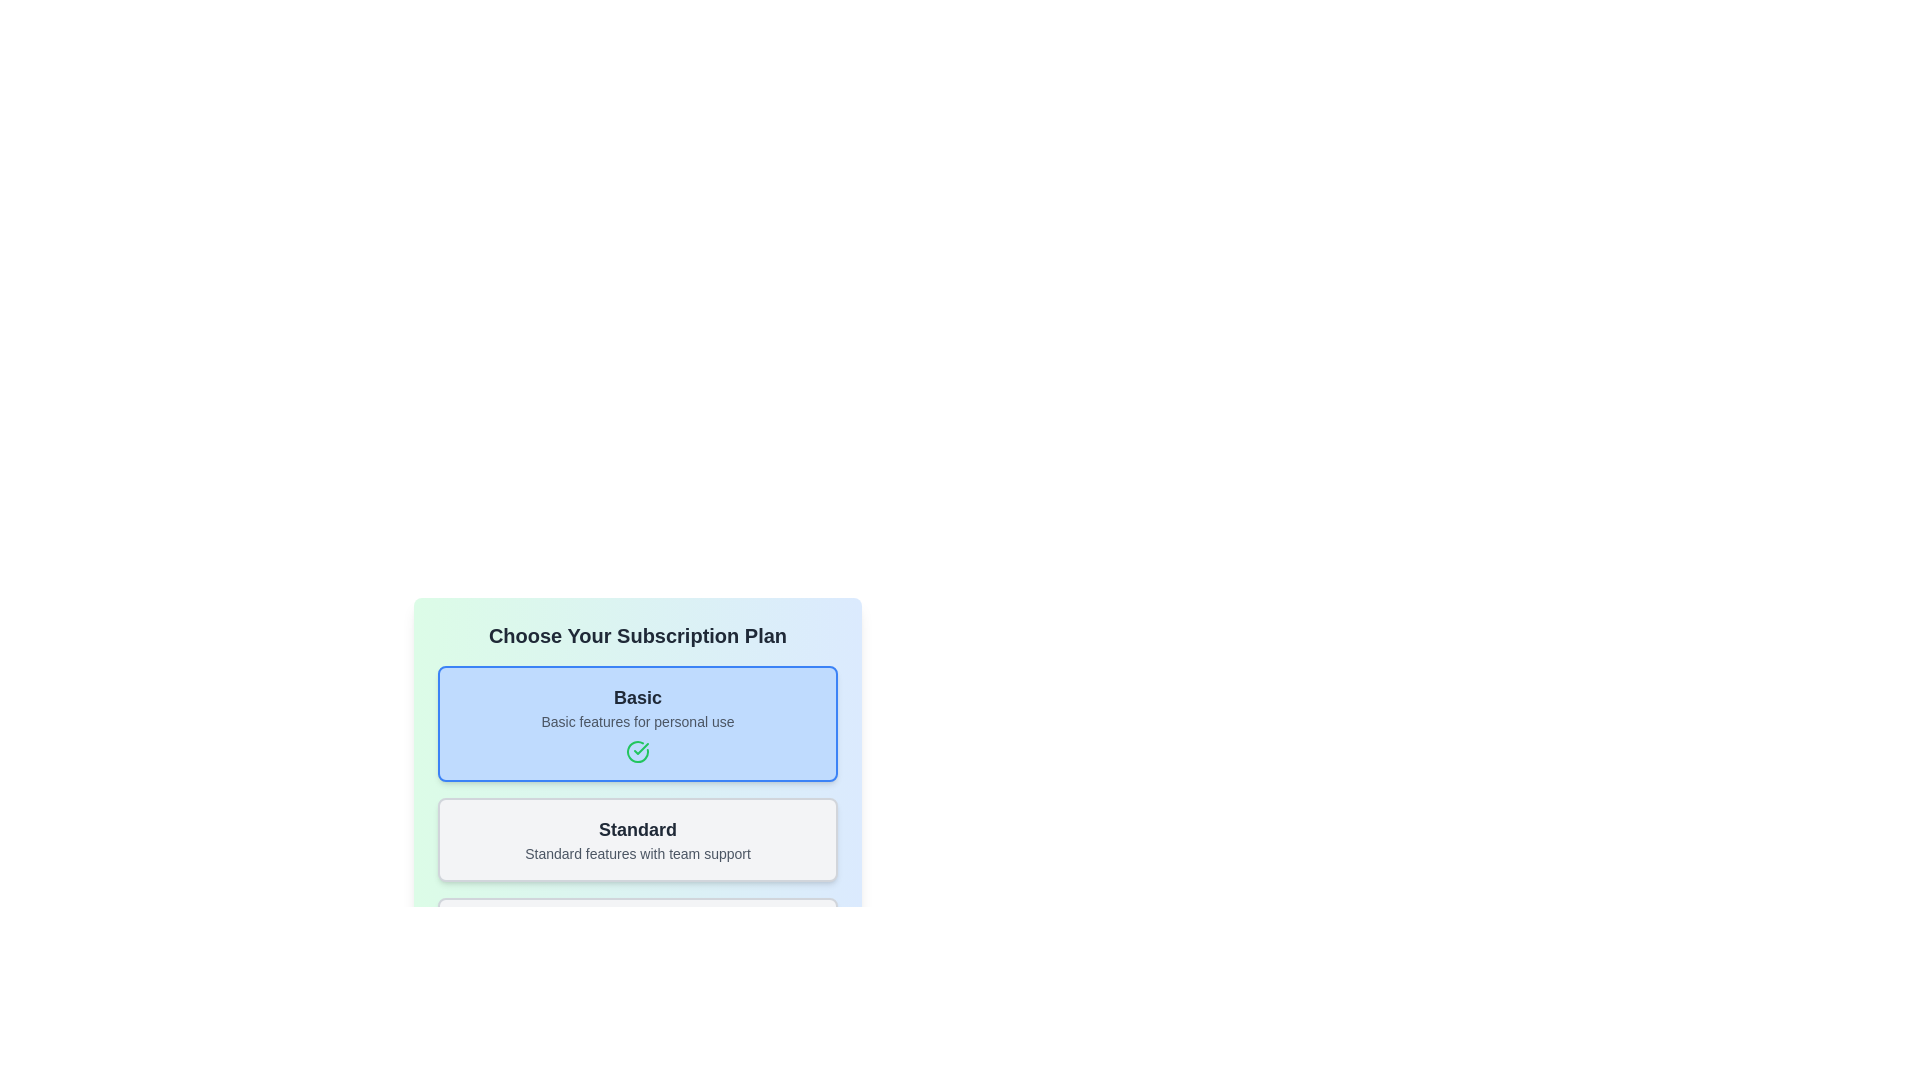  I want to click on the subscription plan Basic by clicking on its card, so click(637, 724).